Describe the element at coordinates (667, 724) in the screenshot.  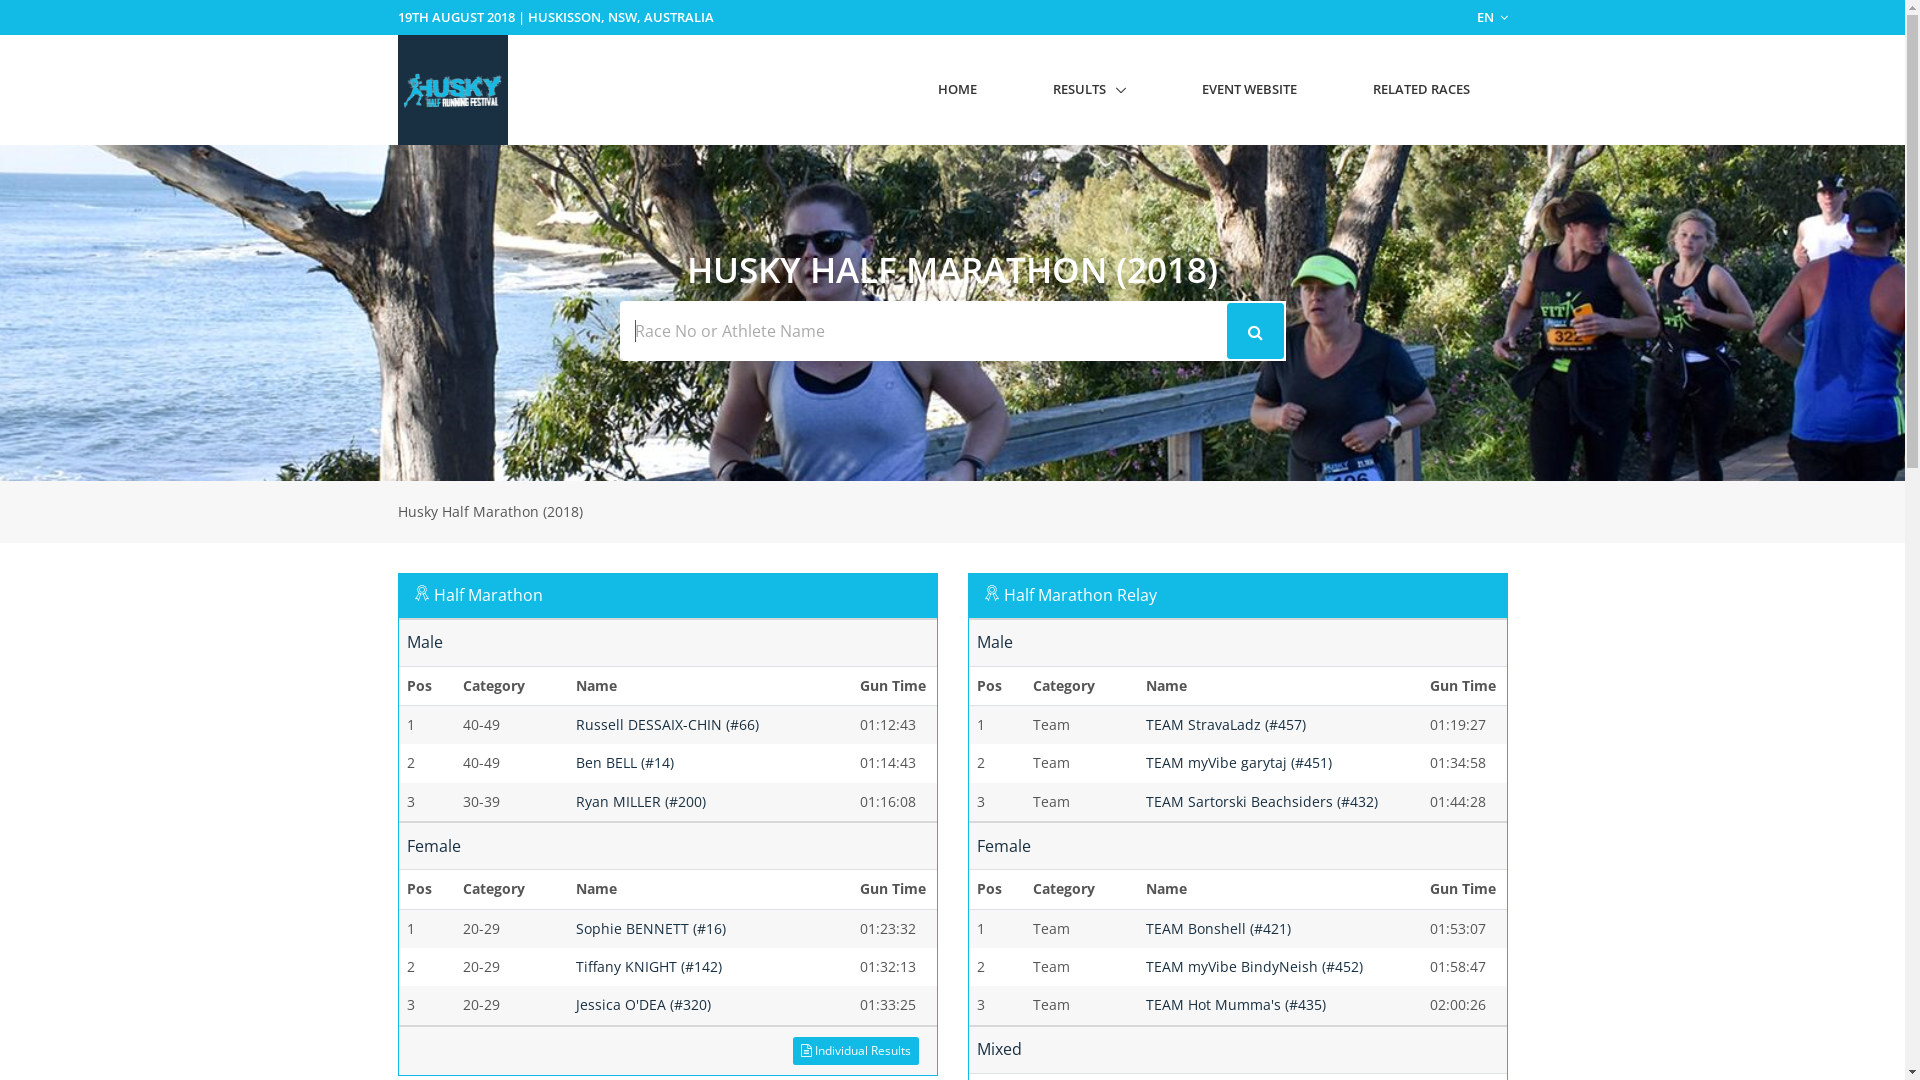
I see `'Russell DESSAIX-CHIN (#66)'` at that location.